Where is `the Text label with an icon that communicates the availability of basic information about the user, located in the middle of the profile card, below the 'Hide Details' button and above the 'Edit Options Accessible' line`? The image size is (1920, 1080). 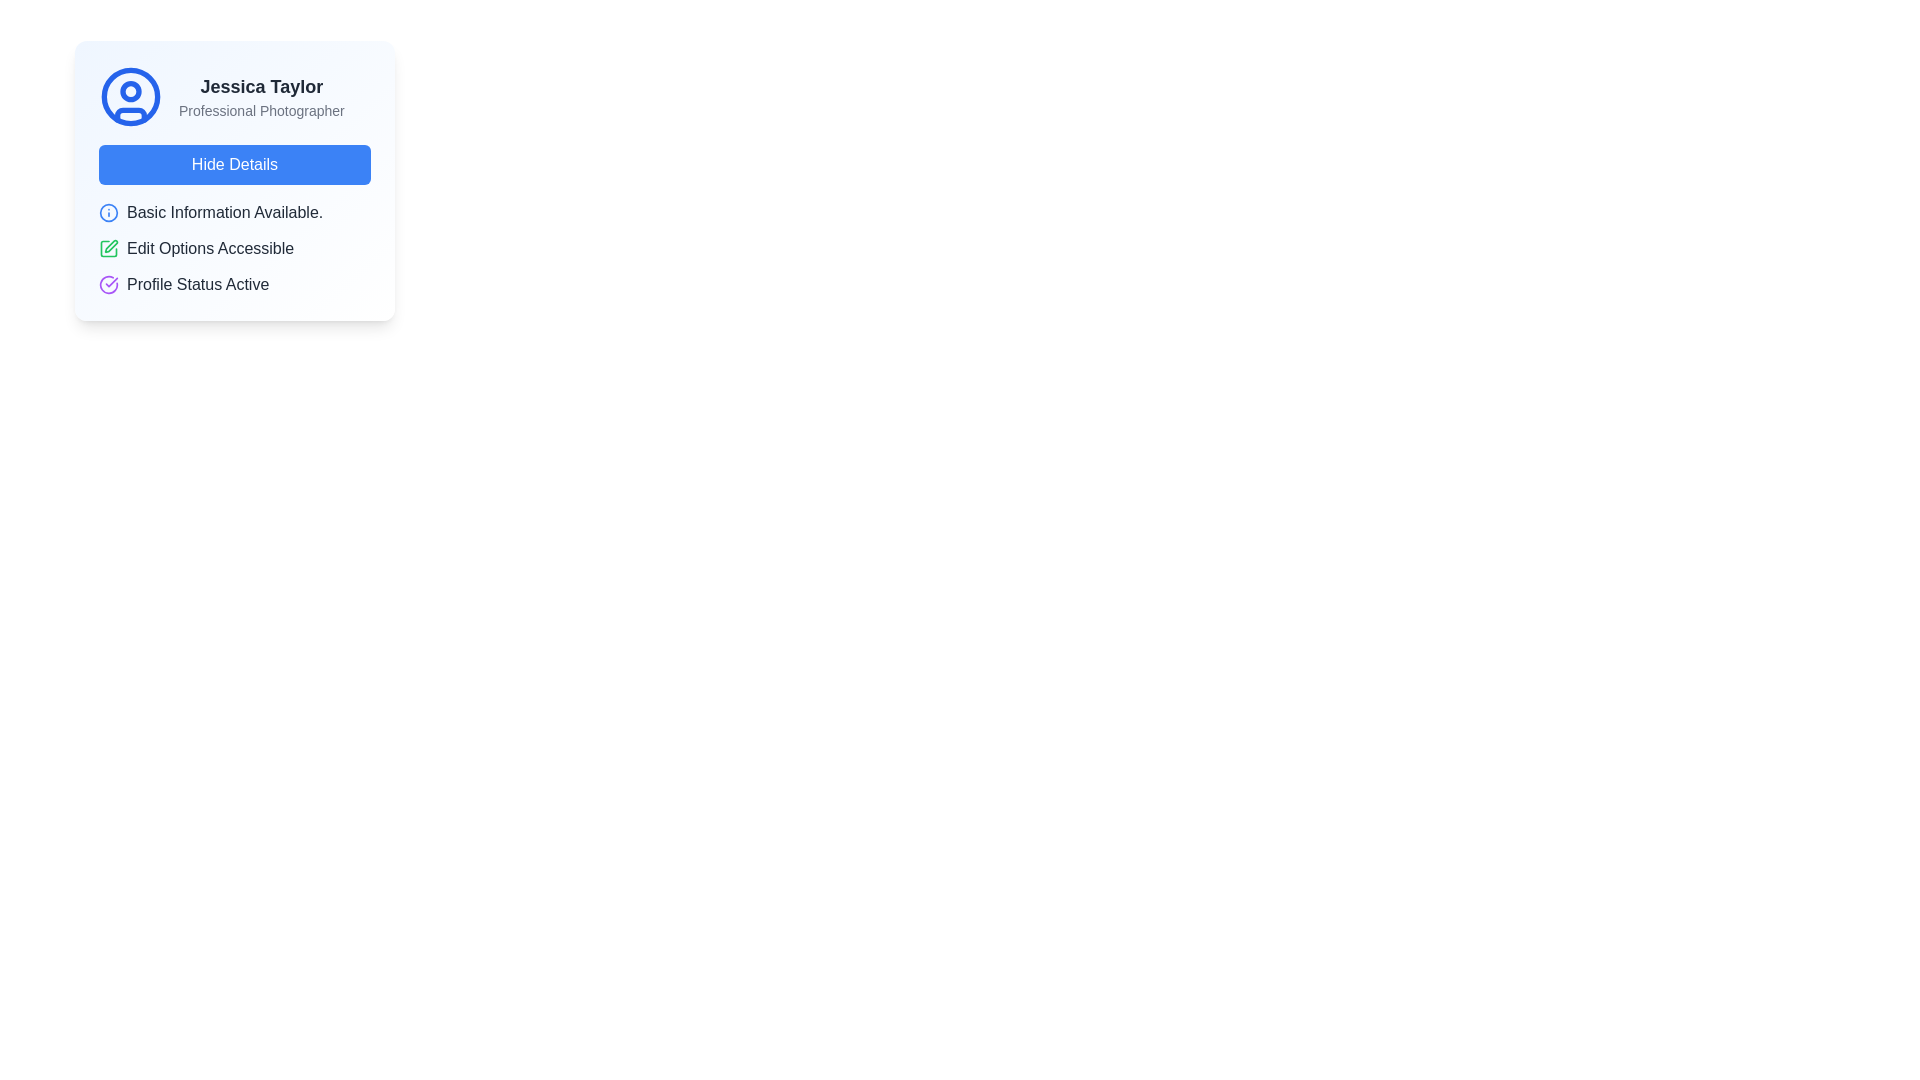
the Text label with an icon that communicates the availability of basic information about the user, located in the middle of the profile card, below the 'Hide Details' button and above the 'Edit Options Accessible' line is located at coordinates (235, 212).